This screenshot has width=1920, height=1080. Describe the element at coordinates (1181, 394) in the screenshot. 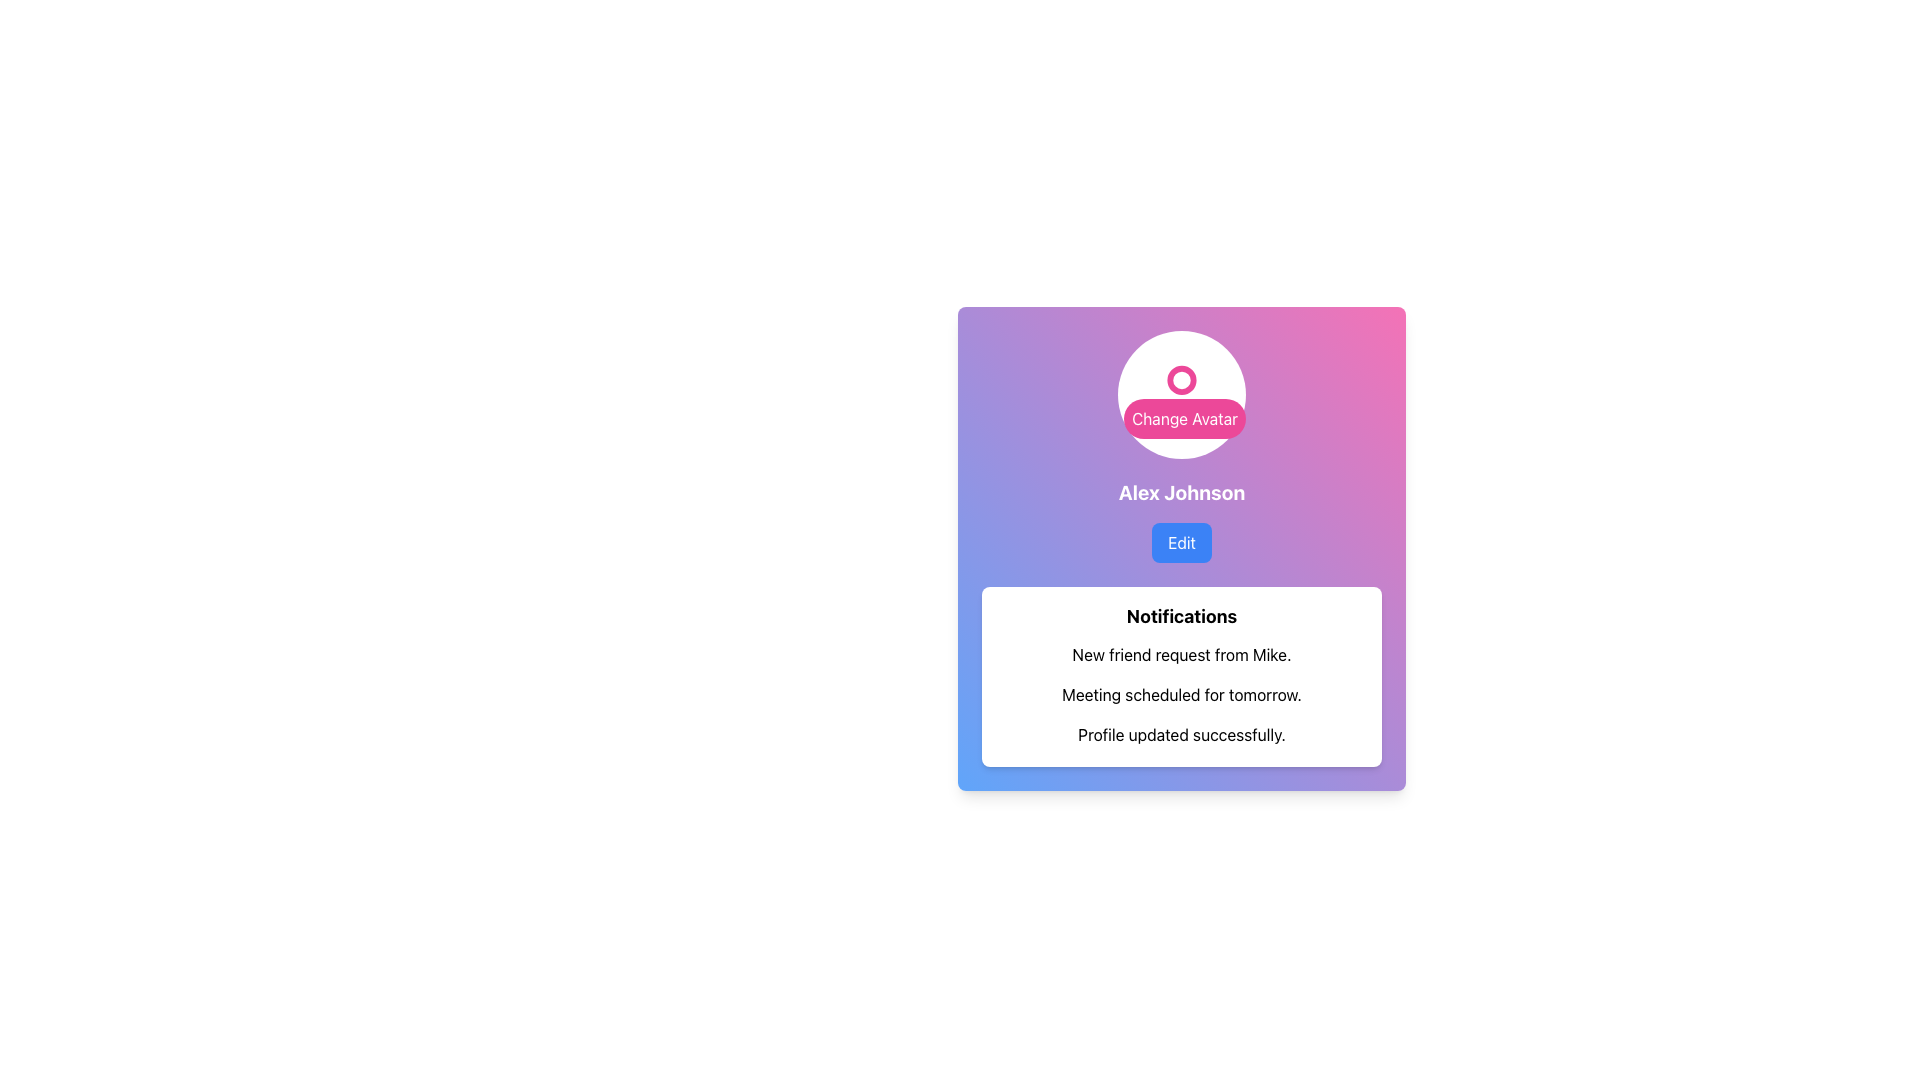

I see `the interactive visual area containing the circular avatar icon and 'Change Avatar' label` at that location.